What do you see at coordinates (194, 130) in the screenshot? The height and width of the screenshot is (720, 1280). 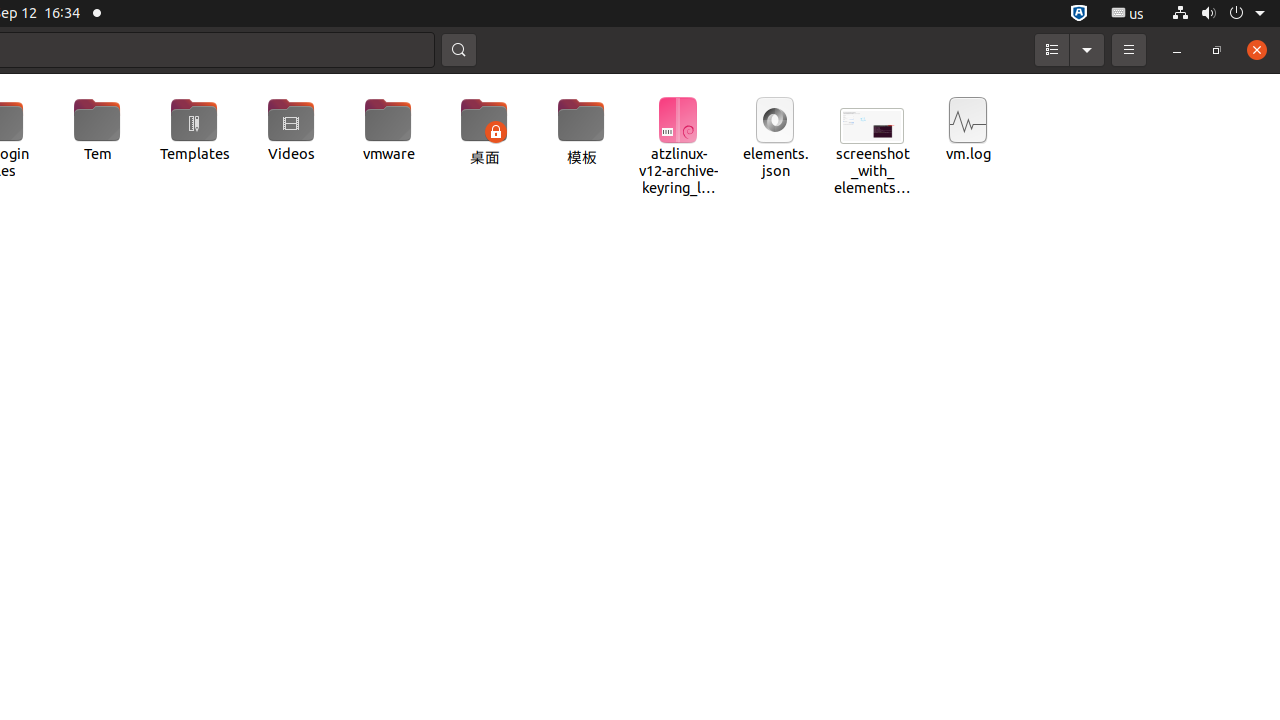 I see `'Templates'` at bounding box center [194, 130].